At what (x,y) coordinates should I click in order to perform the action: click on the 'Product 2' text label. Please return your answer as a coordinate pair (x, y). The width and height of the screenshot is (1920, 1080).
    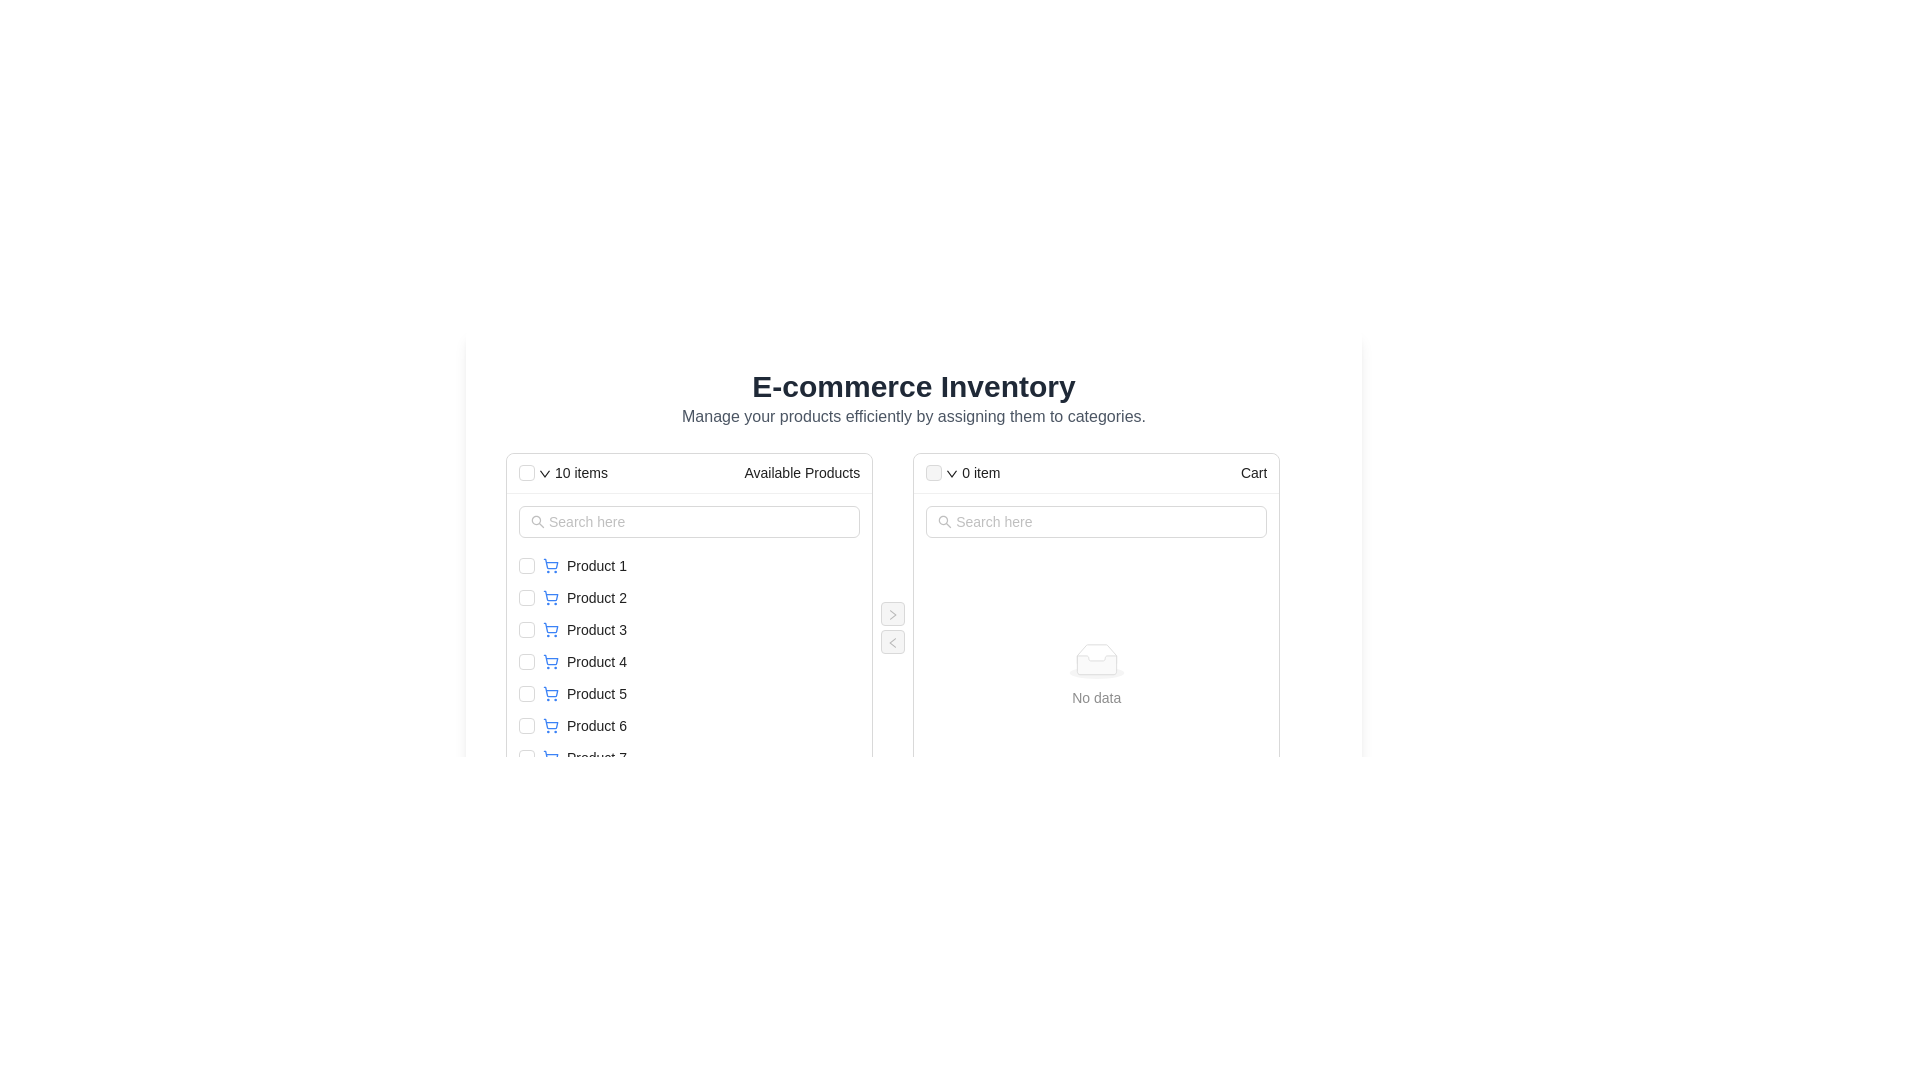
    Looking at the image, I should click on (595, 596).